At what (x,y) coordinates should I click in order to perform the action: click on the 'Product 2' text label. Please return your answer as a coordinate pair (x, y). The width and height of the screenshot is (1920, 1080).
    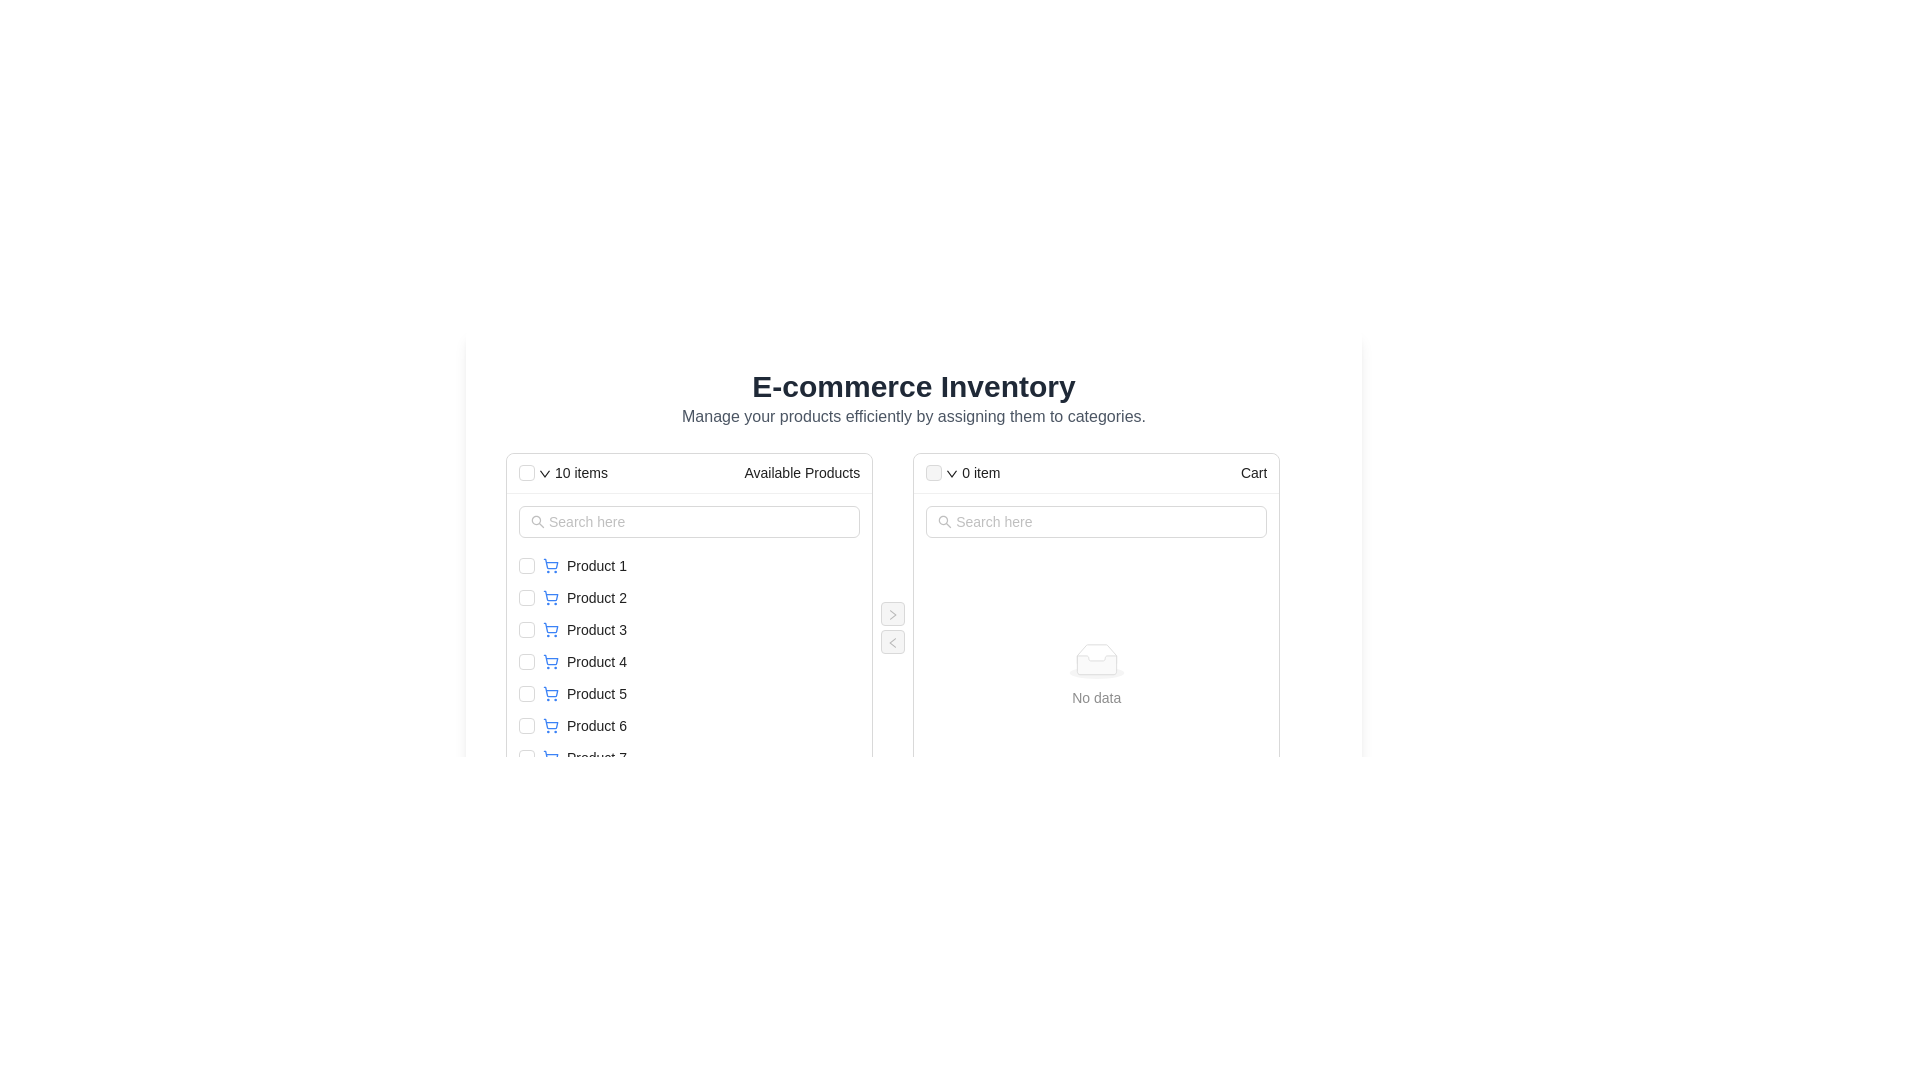
    Looking at the image, I should click on (595, 596).